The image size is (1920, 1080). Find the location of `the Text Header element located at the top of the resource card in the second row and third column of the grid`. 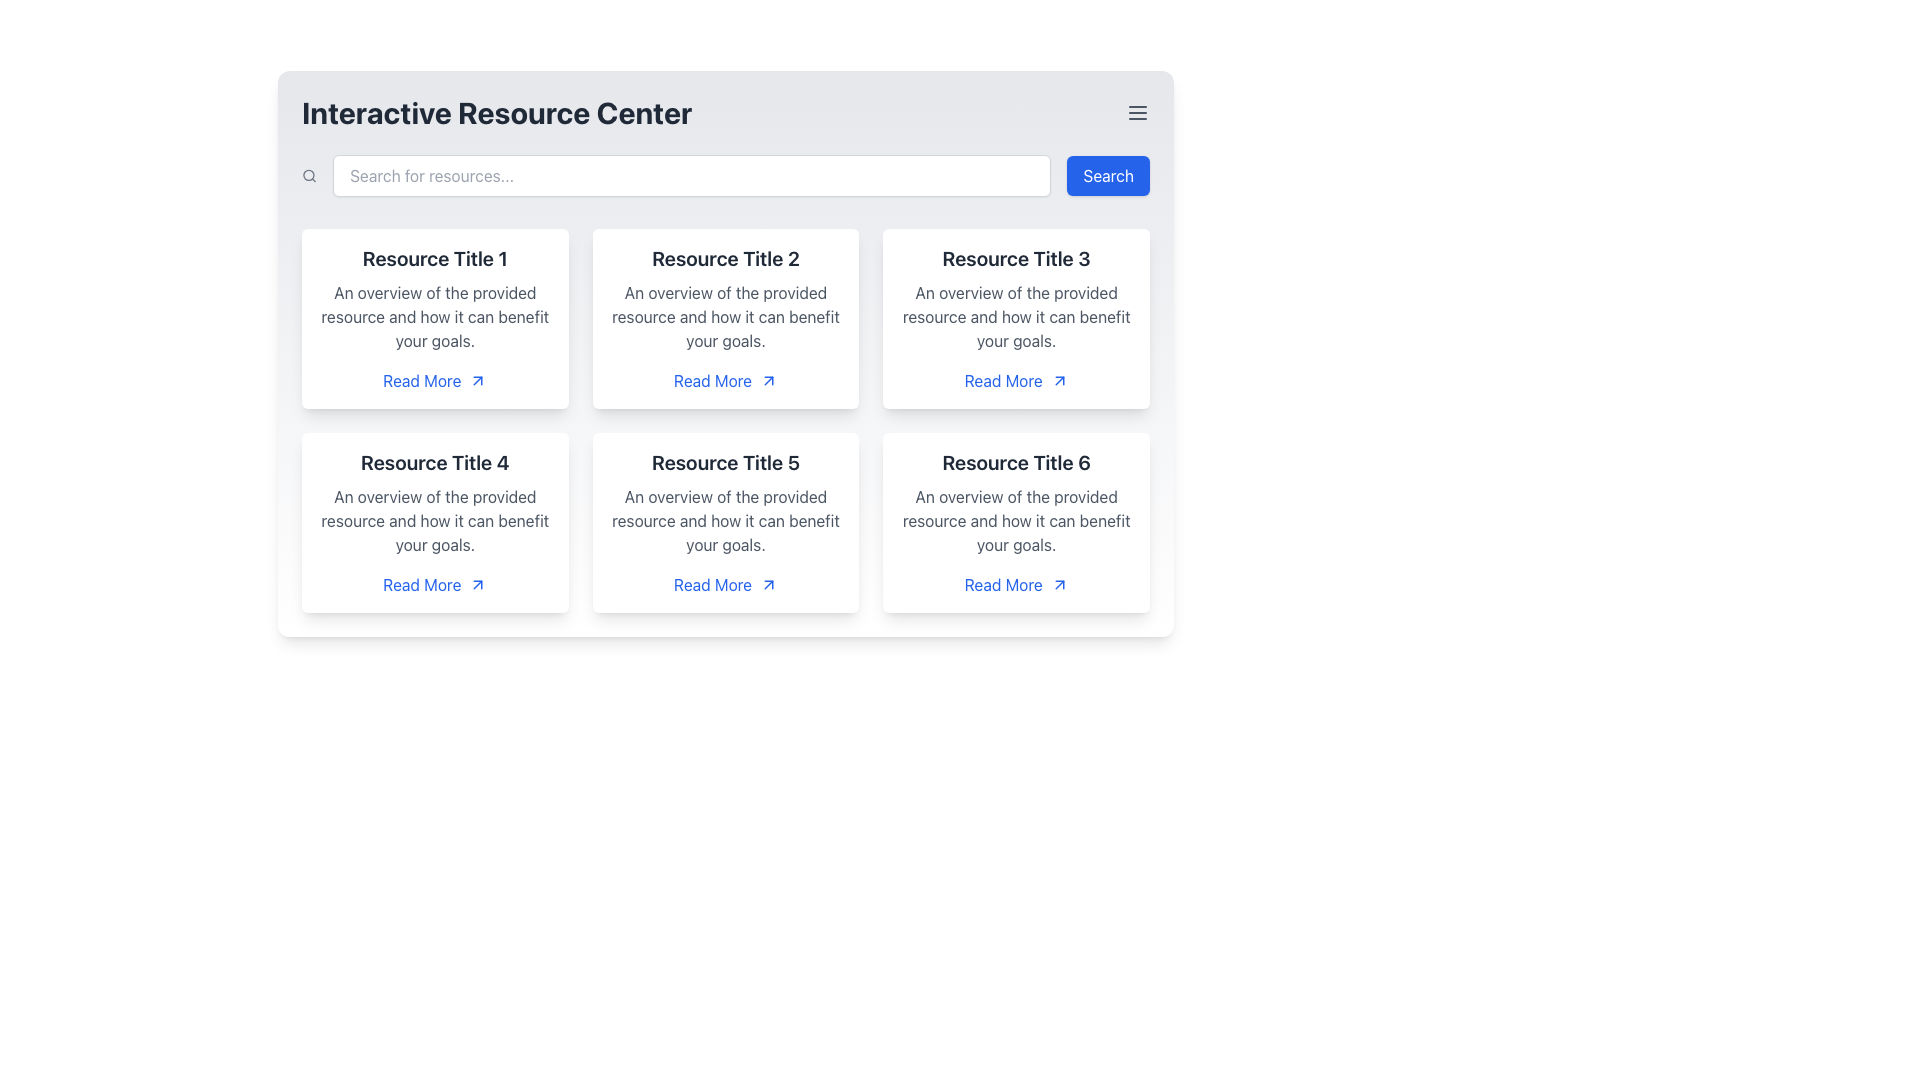

the Text Header element located at the top of the resource card in the second row and third column of the grid is located at coordinates (1016, 462).